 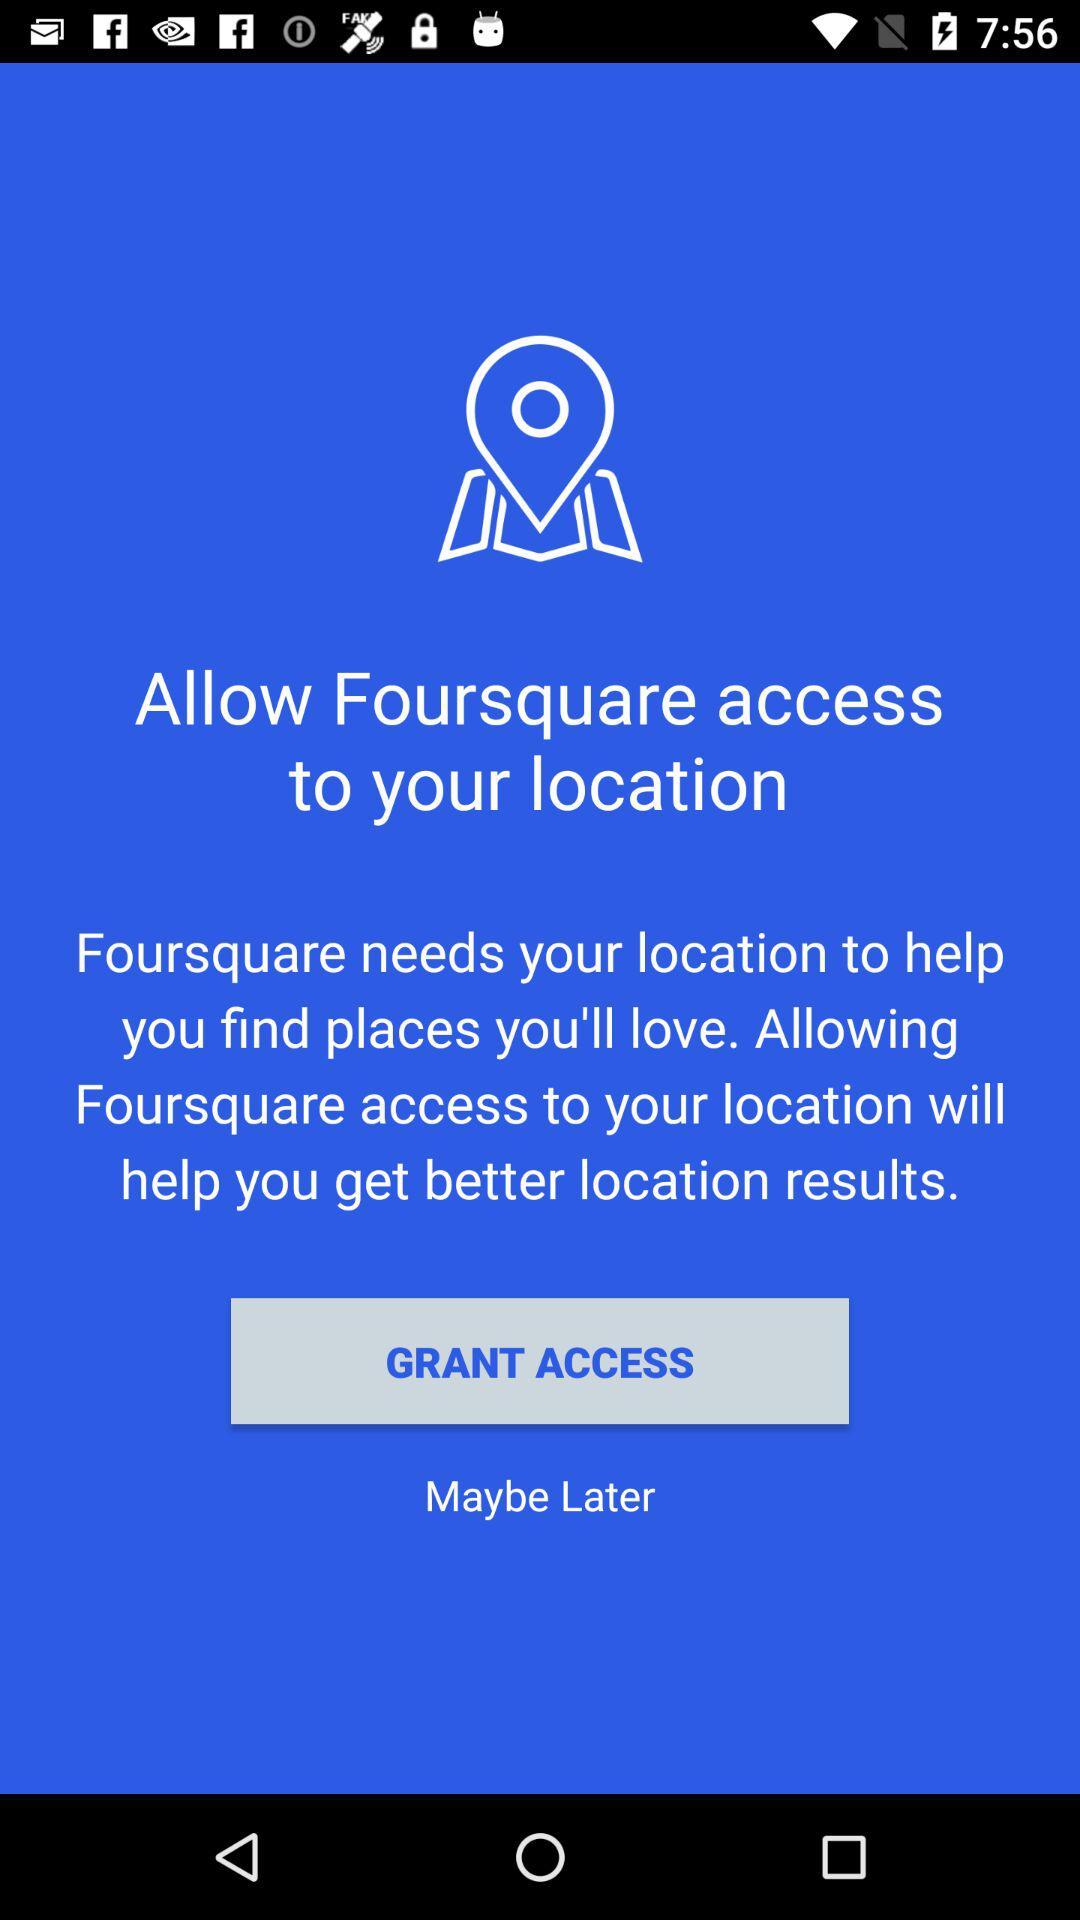 What do you see at coordinates (540, 1360) in the screenshot?
I see `the grant access item` at bounding box center [540, 1360].